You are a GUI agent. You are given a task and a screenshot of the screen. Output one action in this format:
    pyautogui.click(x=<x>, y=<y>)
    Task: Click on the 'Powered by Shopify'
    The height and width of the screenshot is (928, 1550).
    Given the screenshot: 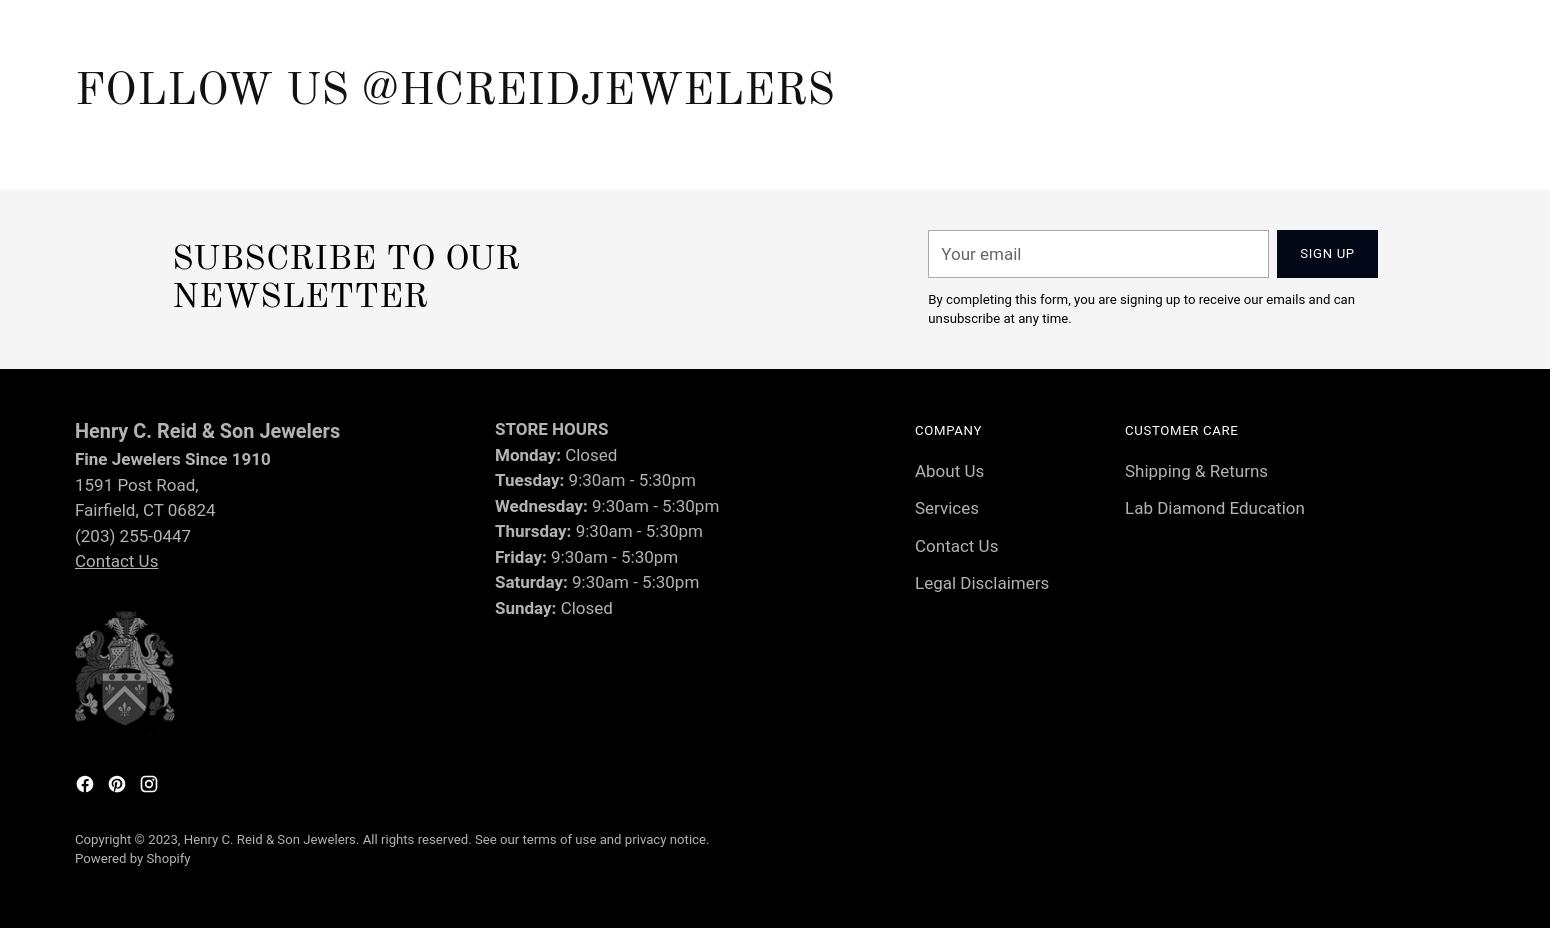 What is the action you would take?
    pyautogui.click(x=132, y=858)
    